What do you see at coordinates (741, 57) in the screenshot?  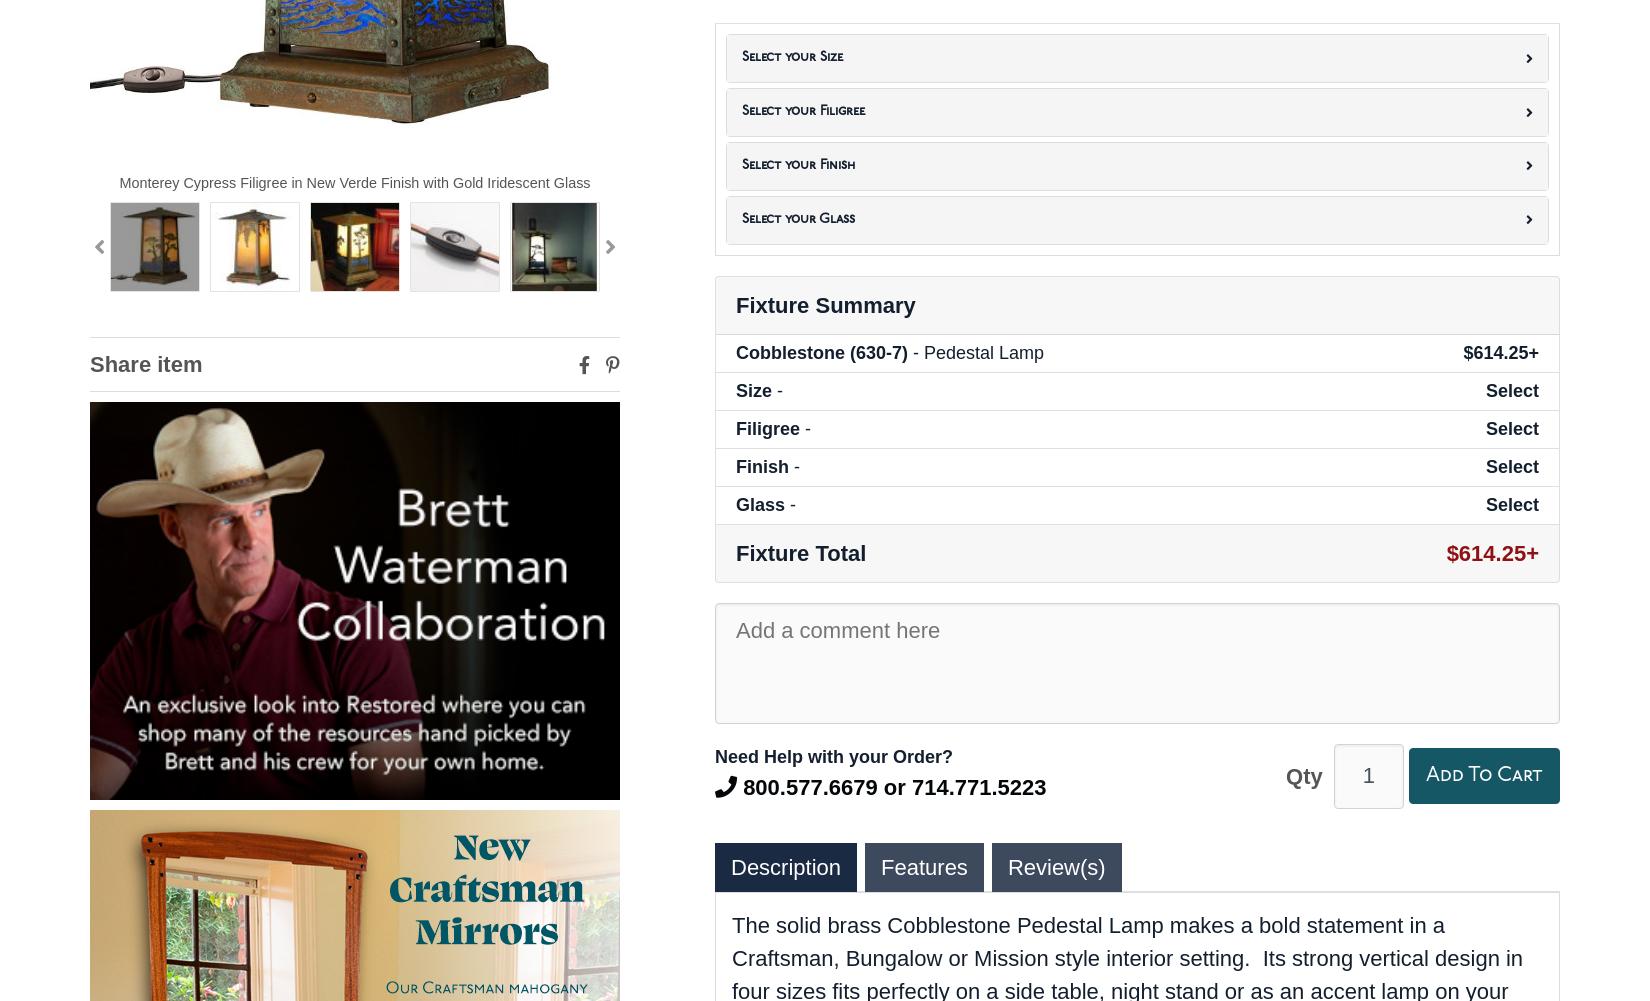 I see `'Select your Size'` at bounding box center [741, 57].